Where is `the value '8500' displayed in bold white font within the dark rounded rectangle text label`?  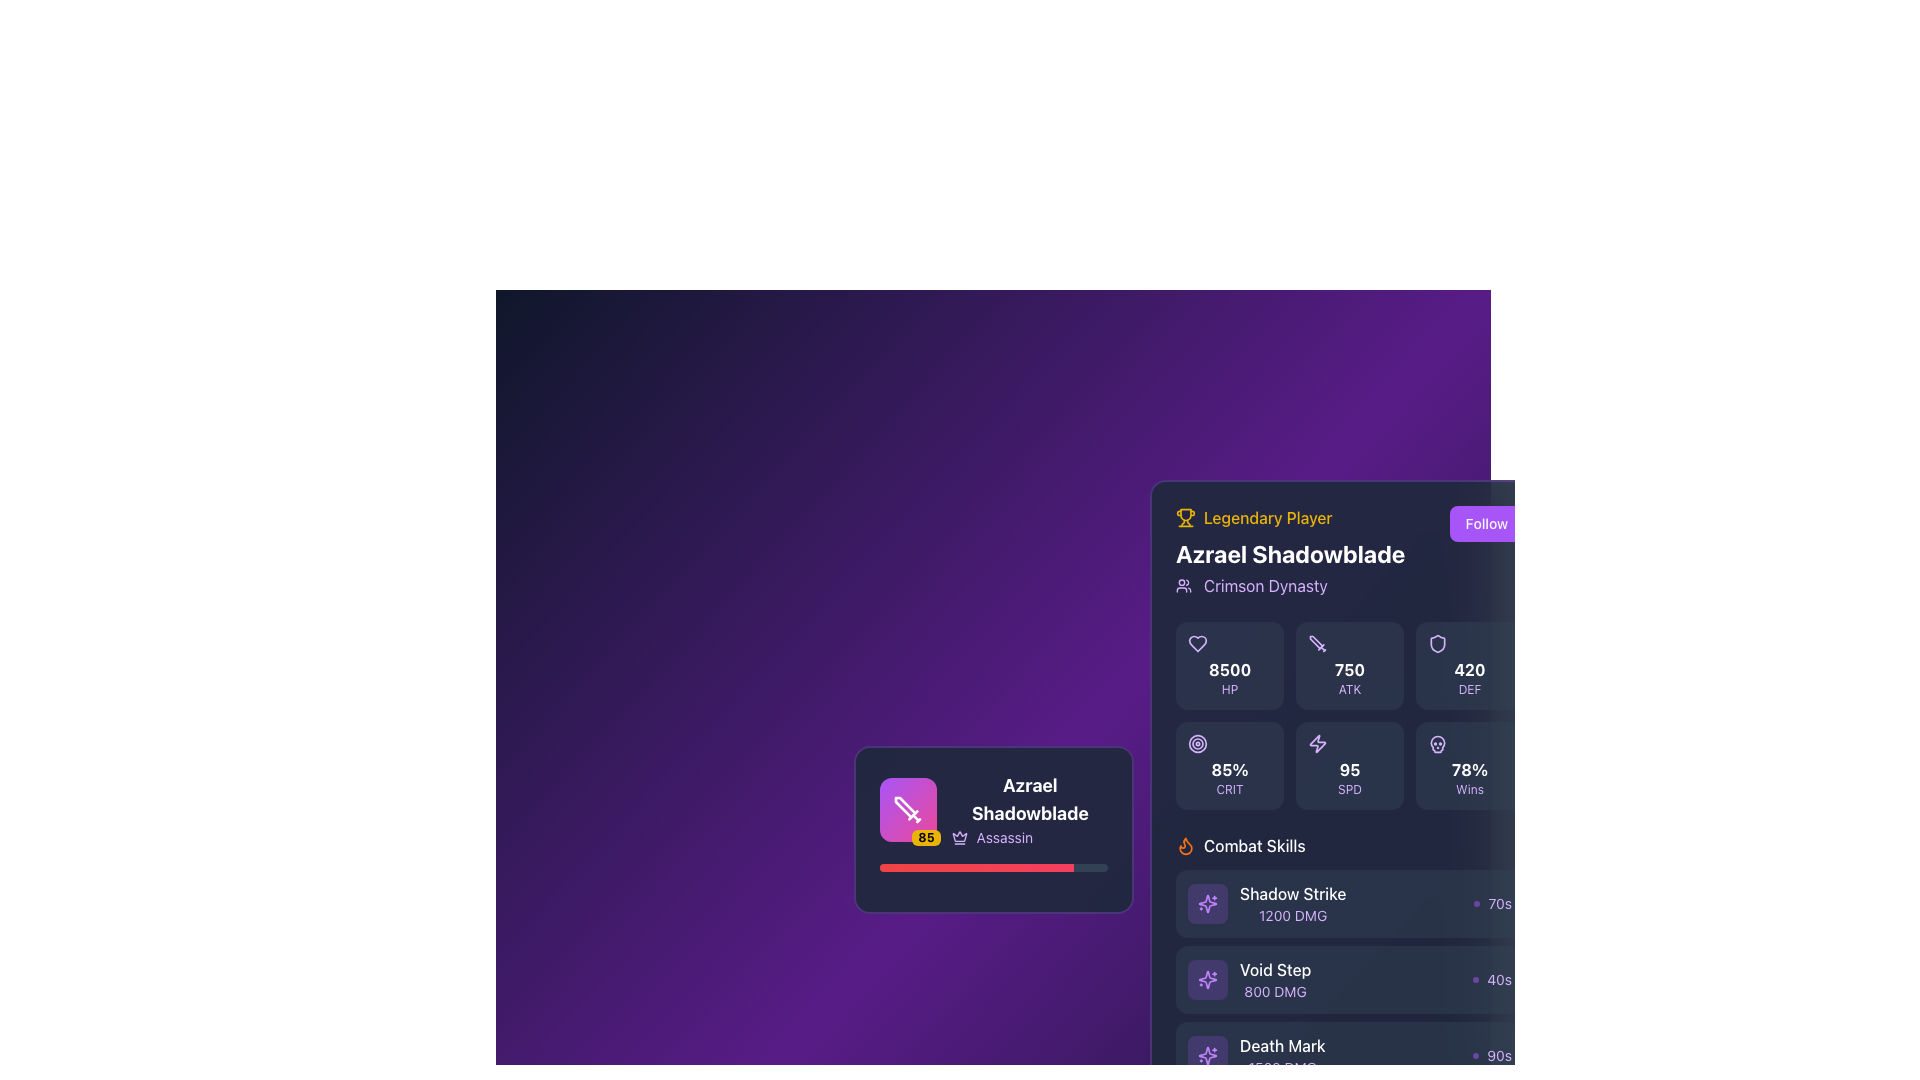
the value '8500' displayed in bold white font within the dark rounded rectangle text label is located at coordinates (1228, 670).